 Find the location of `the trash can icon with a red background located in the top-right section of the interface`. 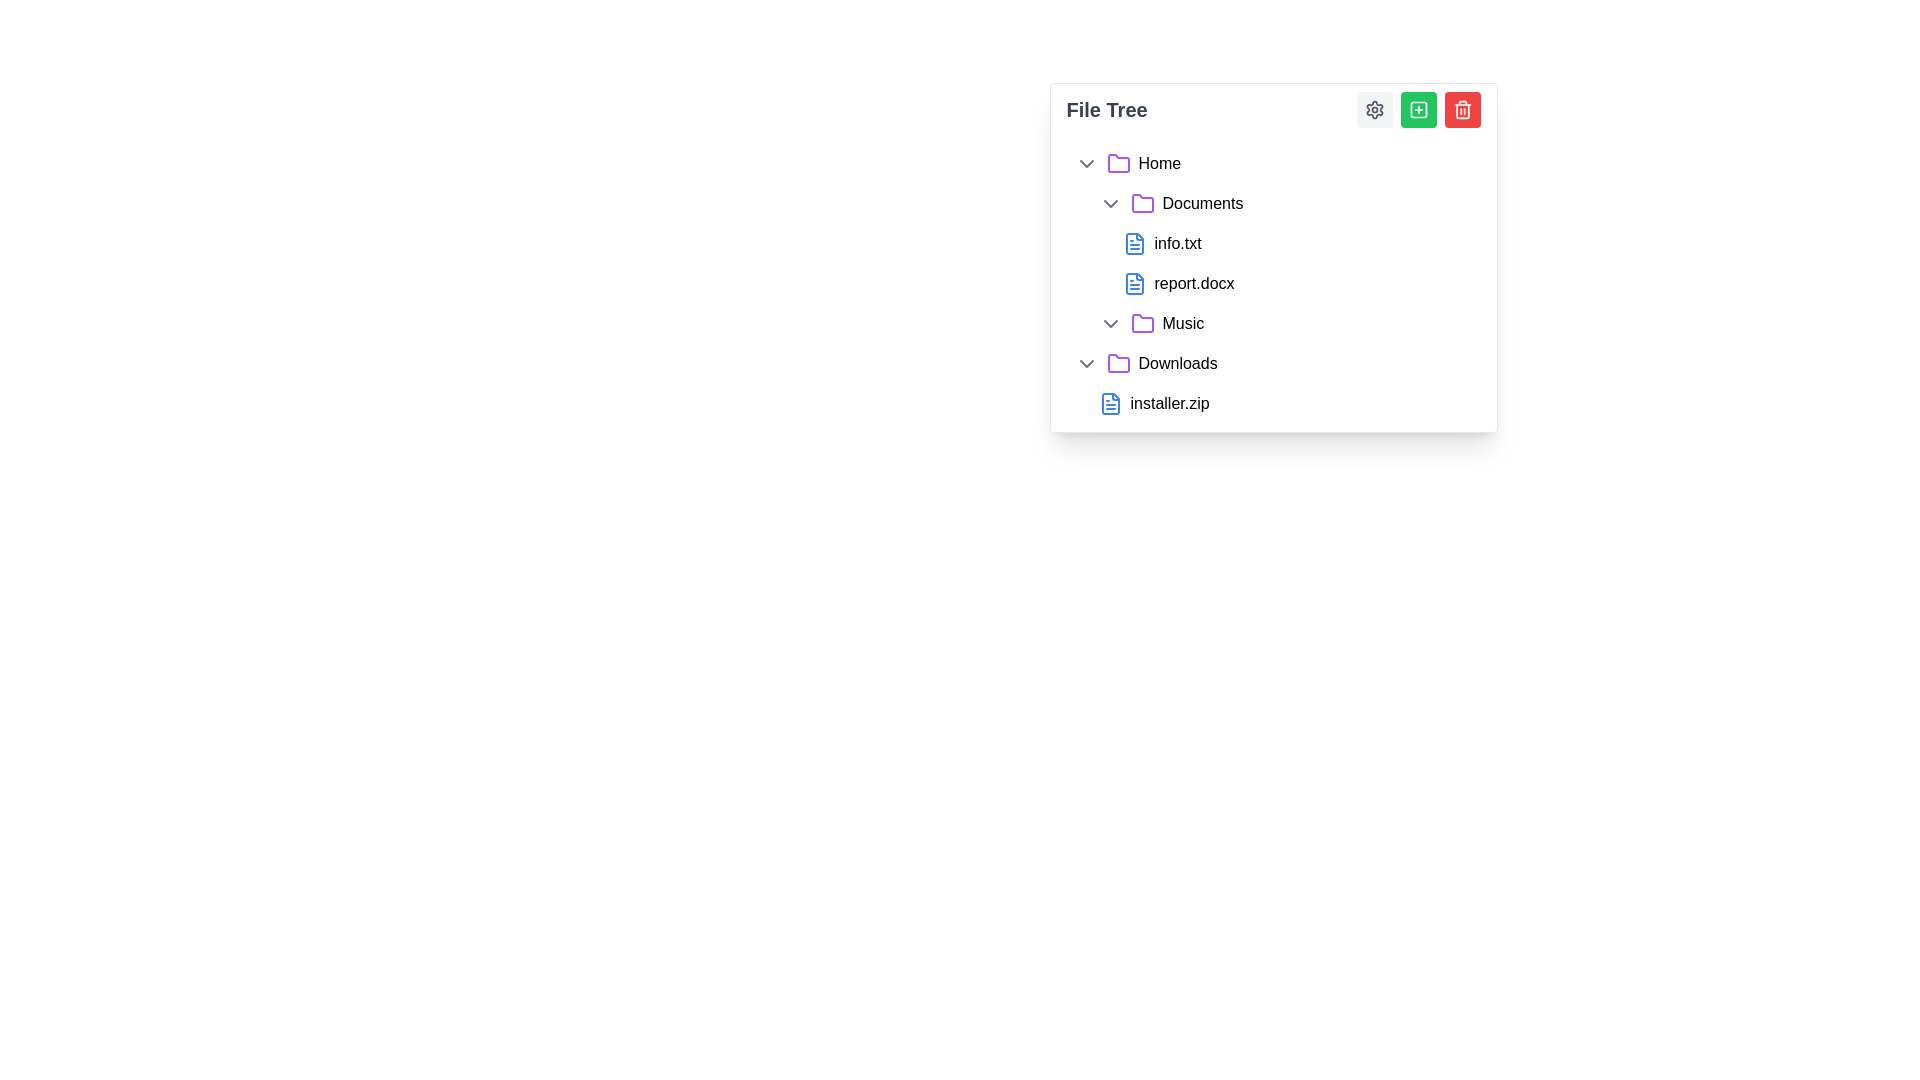

the trash can icon with a red background located in the top-right section of the interface is located at coordinates (1462, 110).